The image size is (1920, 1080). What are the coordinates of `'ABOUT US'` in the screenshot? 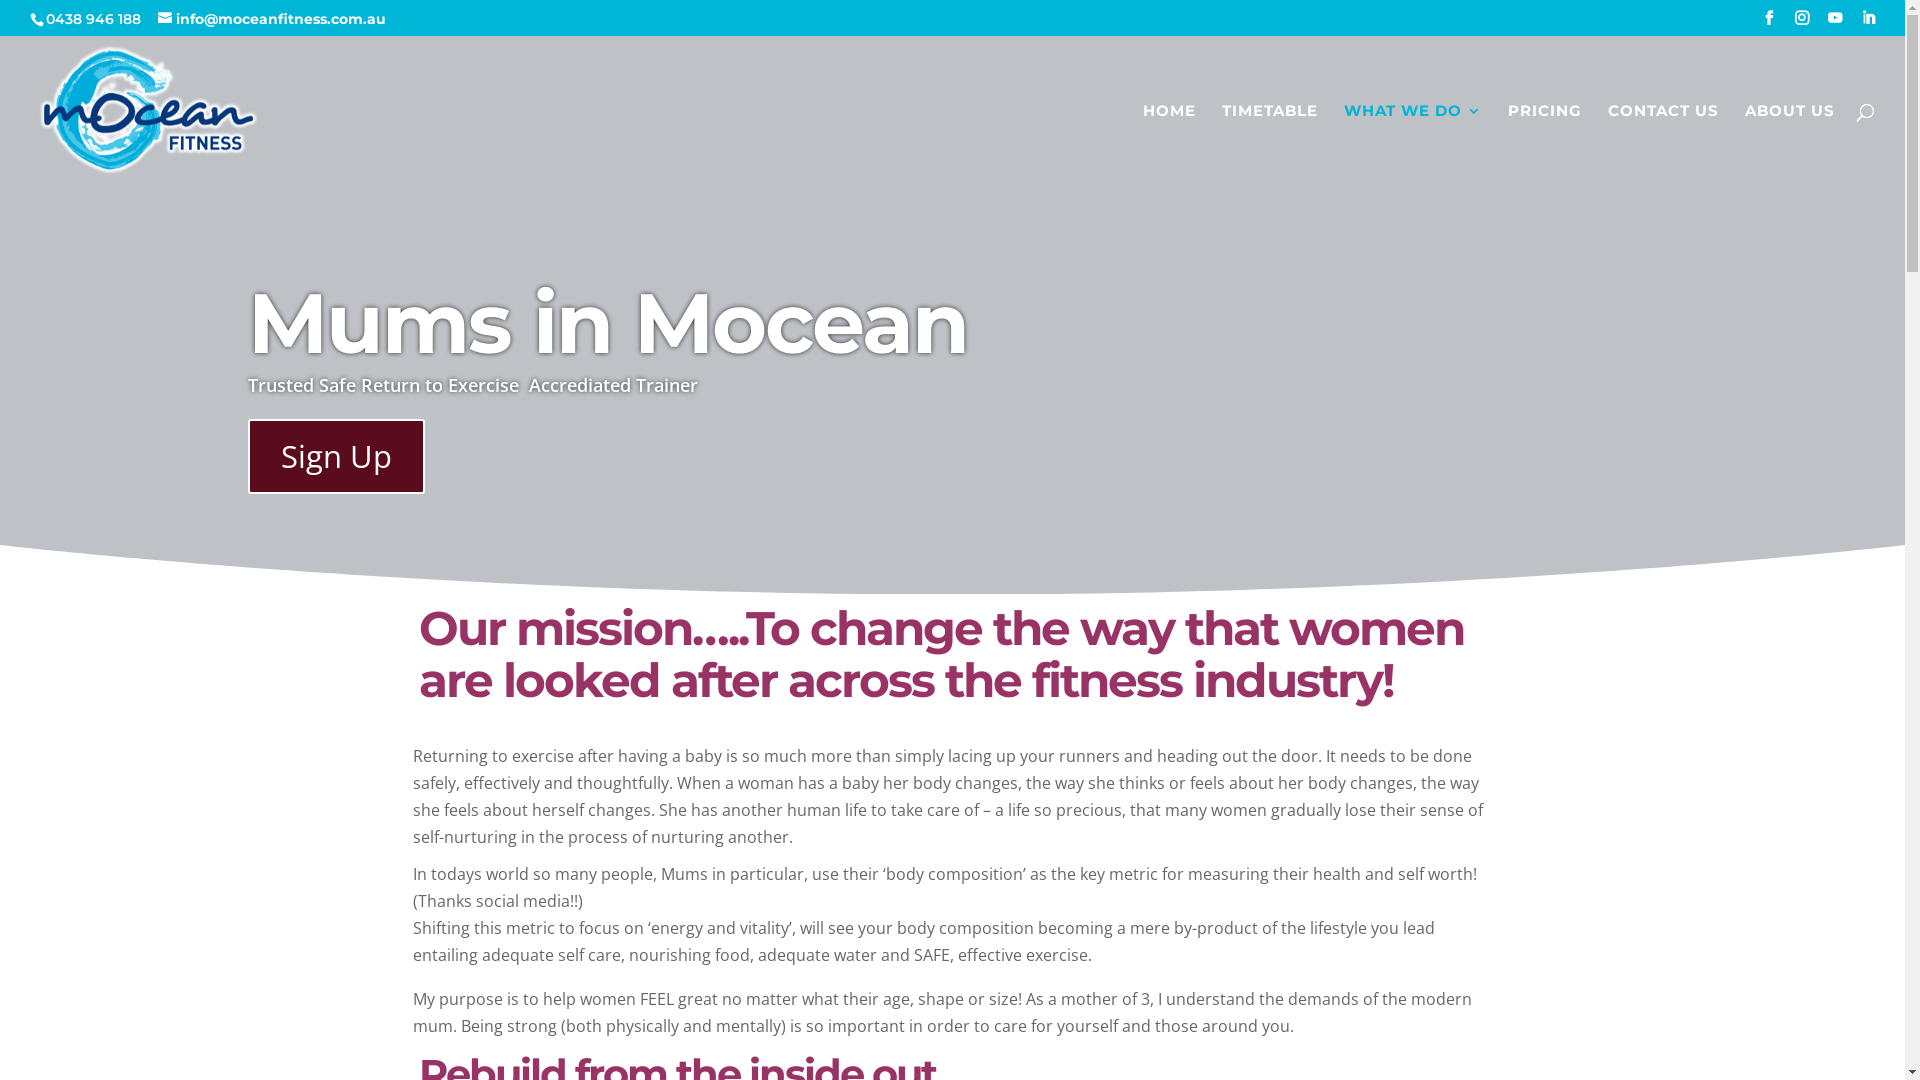 It's located at (1790, 144).